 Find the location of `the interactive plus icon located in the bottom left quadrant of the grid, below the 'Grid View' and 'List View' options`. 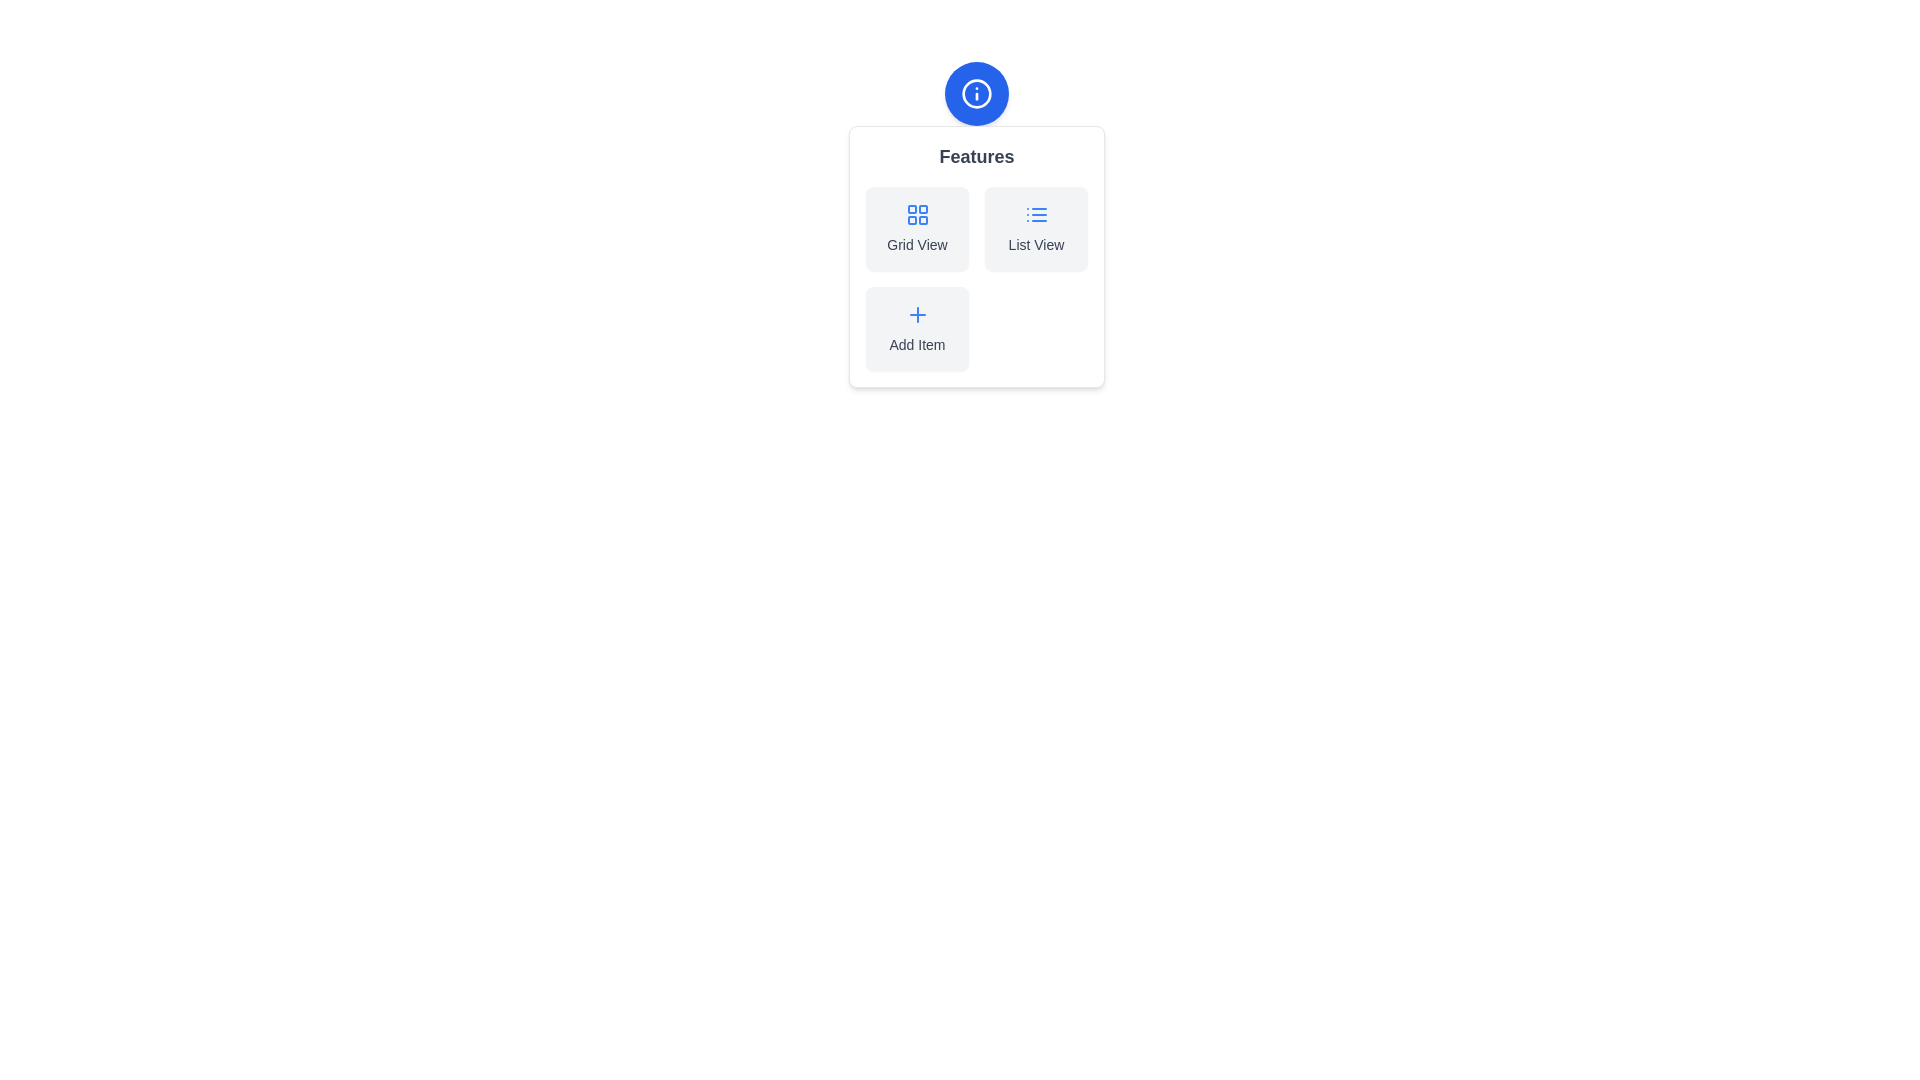

the interactive plus icon located in the bottom left quadrant of the grid, below the 'Grid View' and 'List View' options is located at coordinates (916, 315).